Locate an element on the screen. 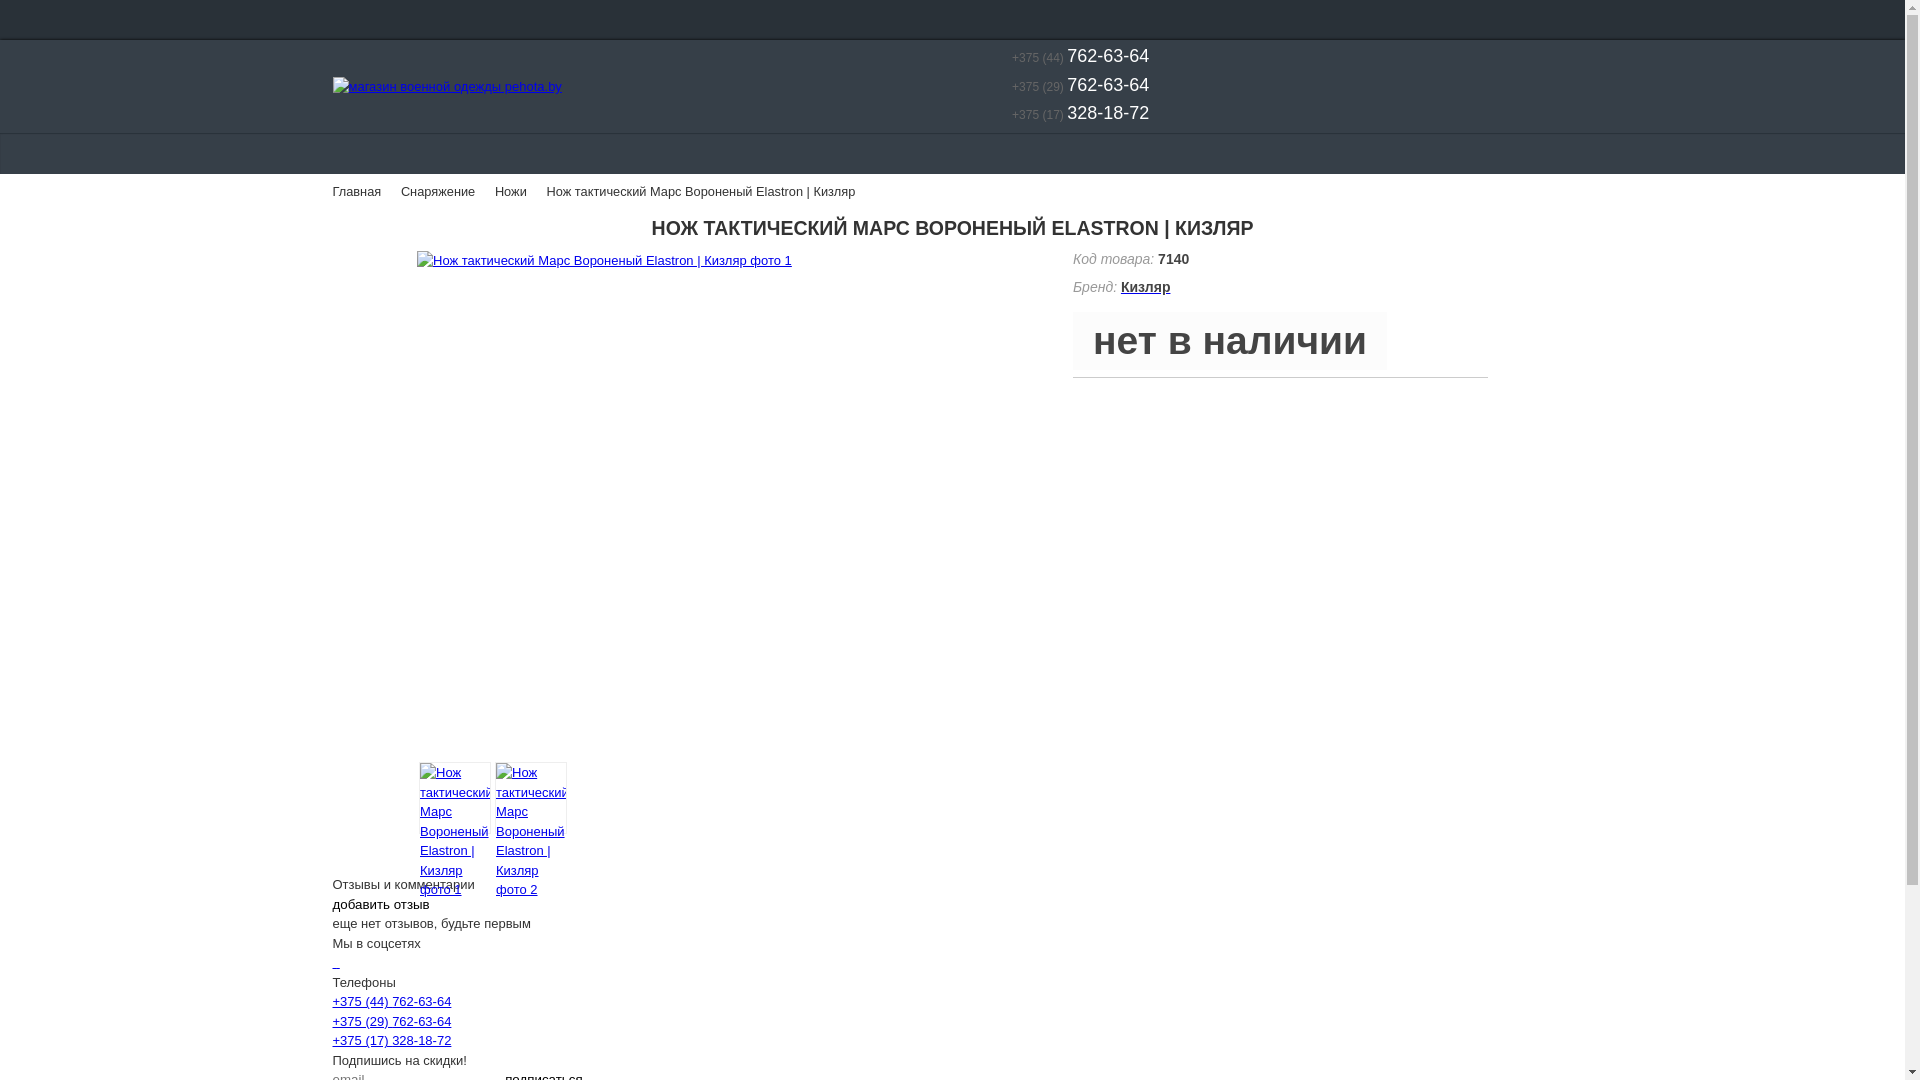 The width and height of the screenshot is (1920, 1080). '+375 (44) 762-63-64' is located at coordinates (331, 1001).